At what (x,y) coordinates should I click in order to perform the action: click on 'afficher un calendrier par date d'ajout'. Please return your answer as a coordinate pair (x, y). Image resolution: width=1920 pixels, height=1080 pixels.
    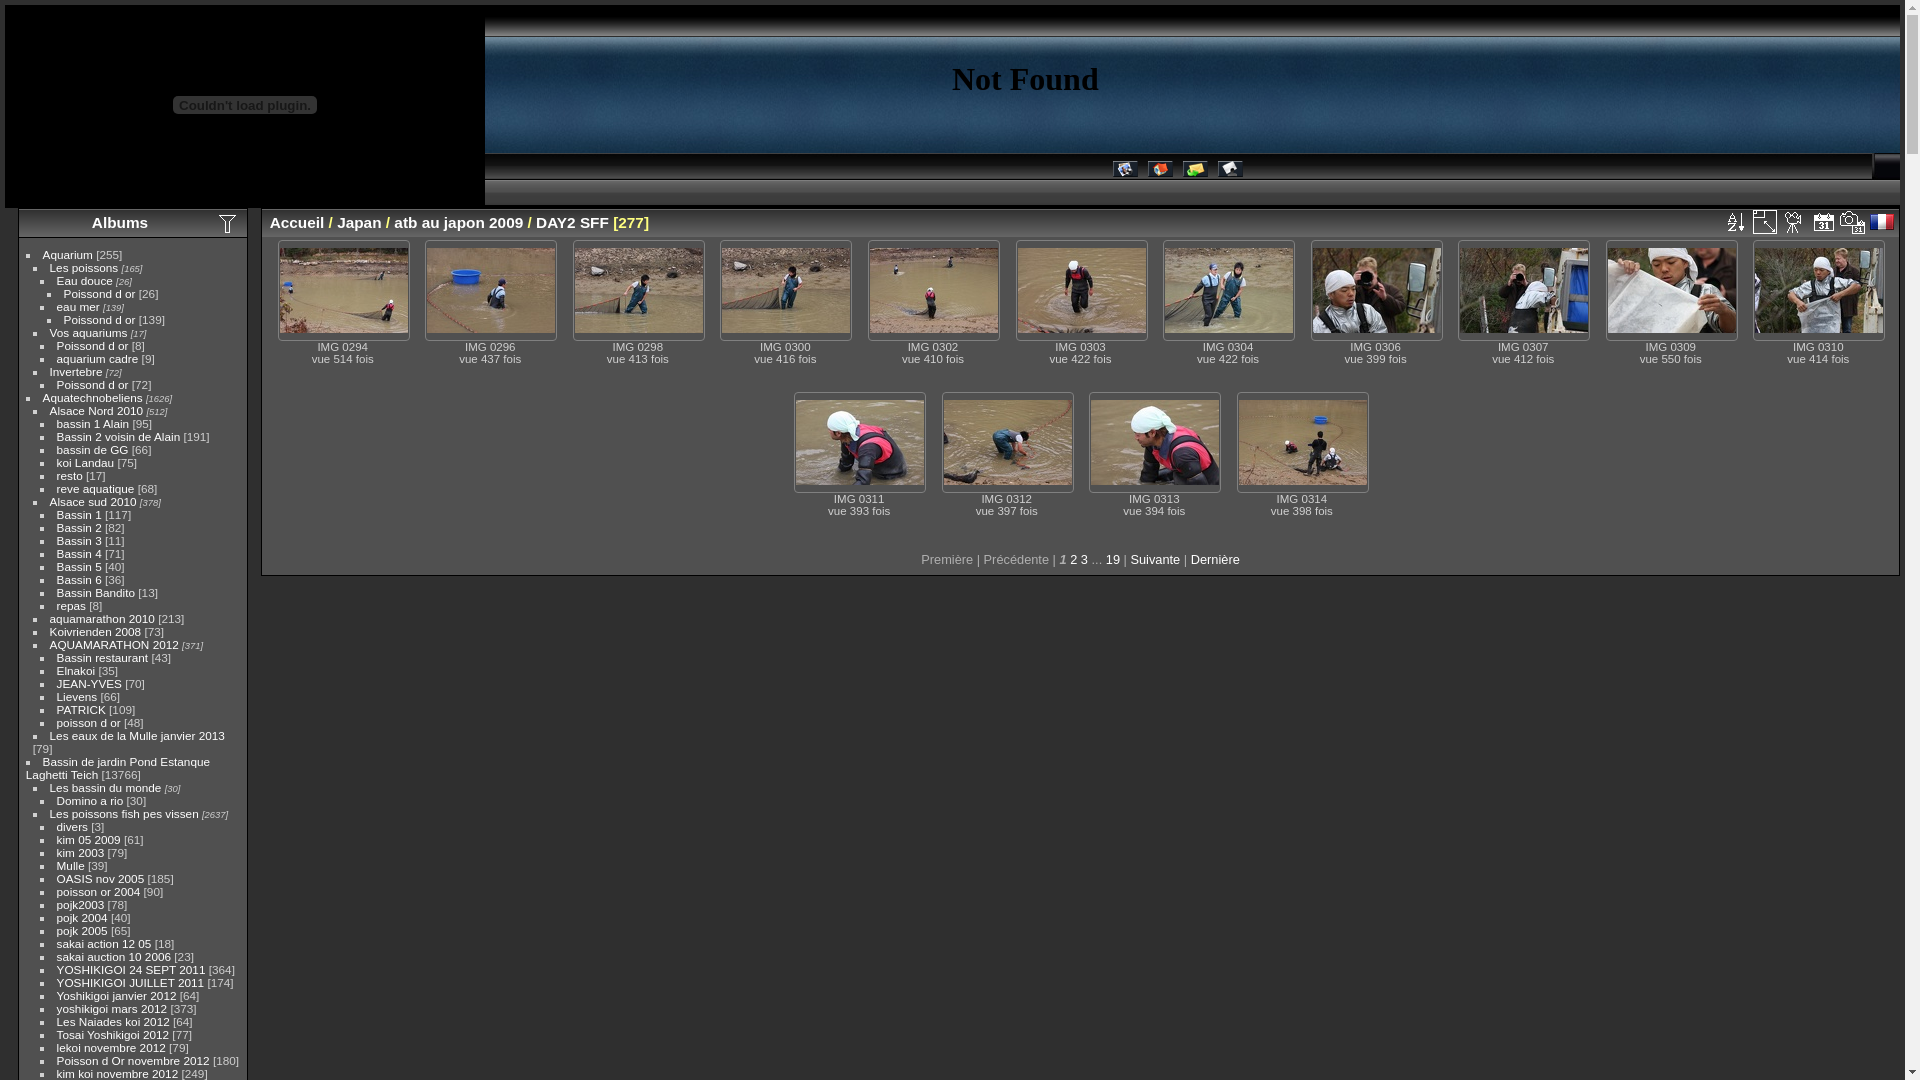
    Looking at the image, I should click on (1824, 222).